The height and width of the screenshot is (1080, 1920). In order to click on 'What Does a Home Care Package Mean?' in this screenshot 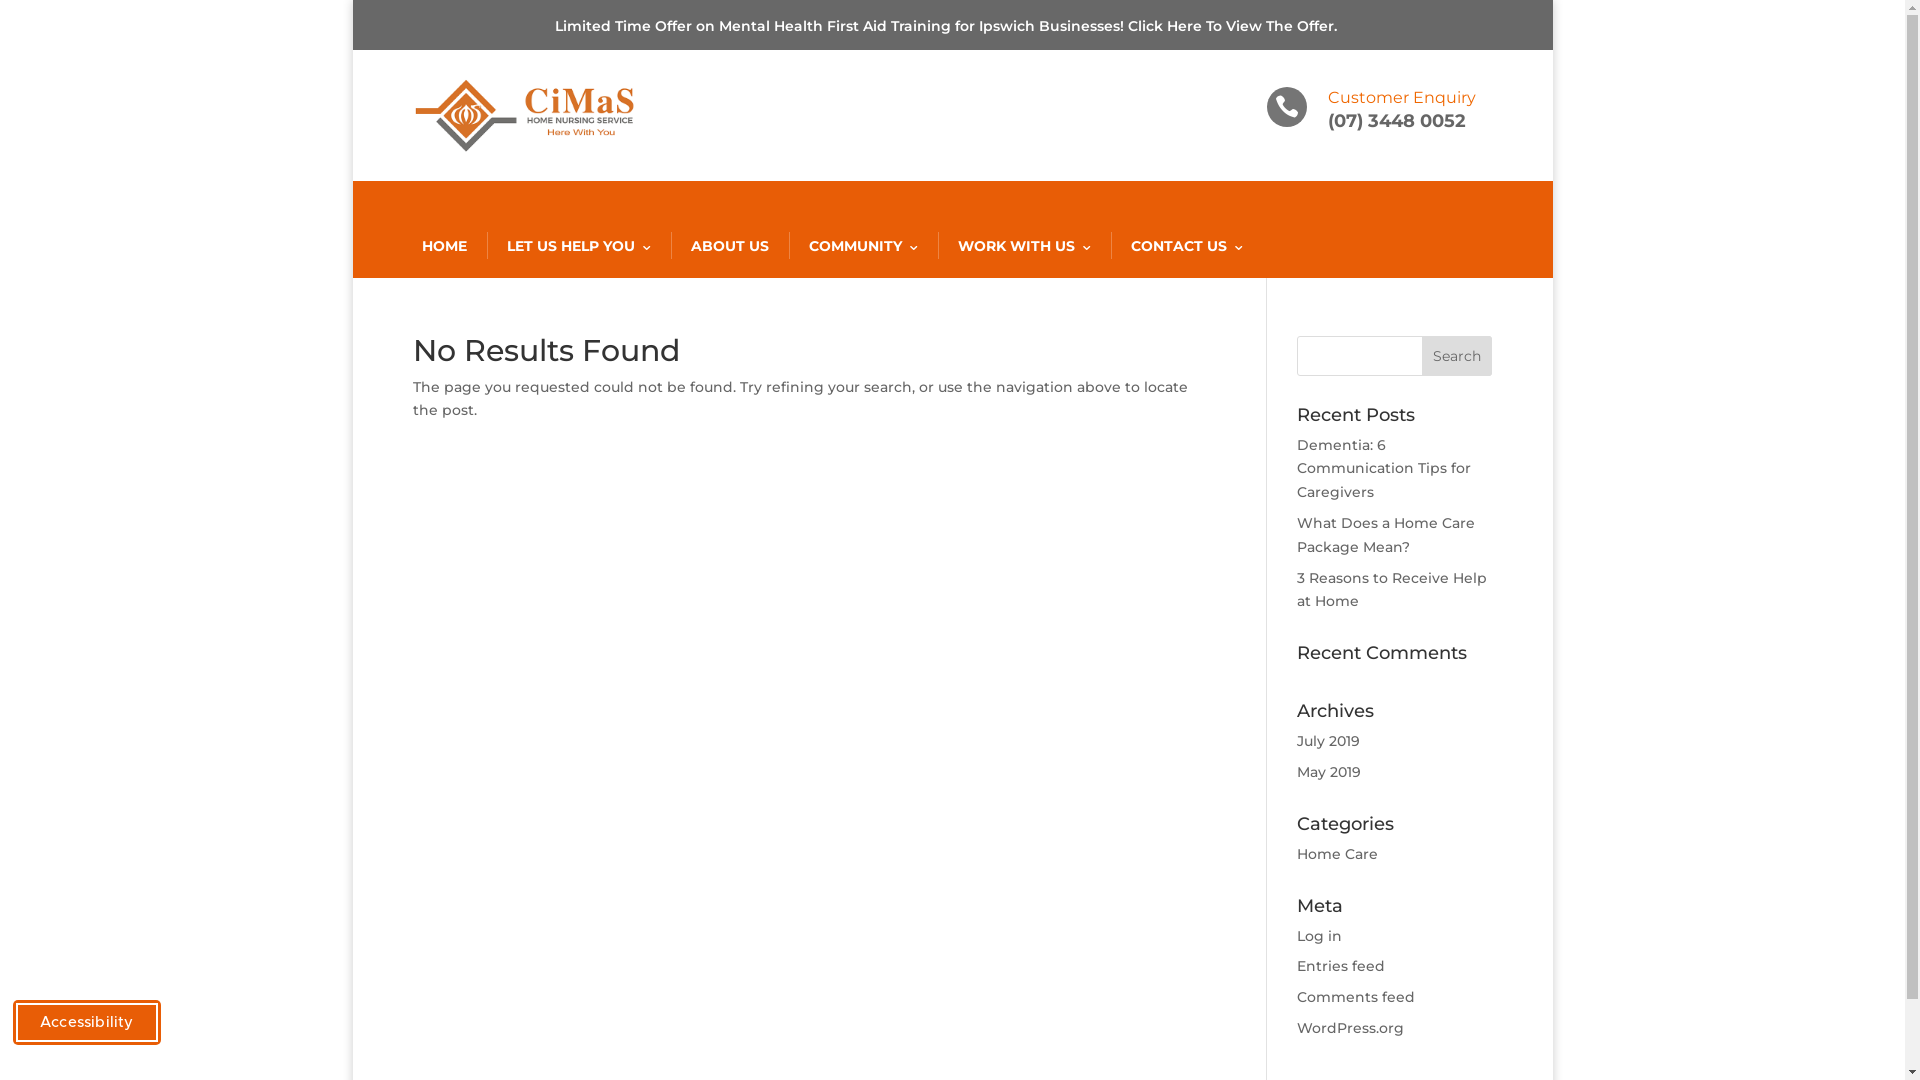, I will do `click(1296, 534)`.